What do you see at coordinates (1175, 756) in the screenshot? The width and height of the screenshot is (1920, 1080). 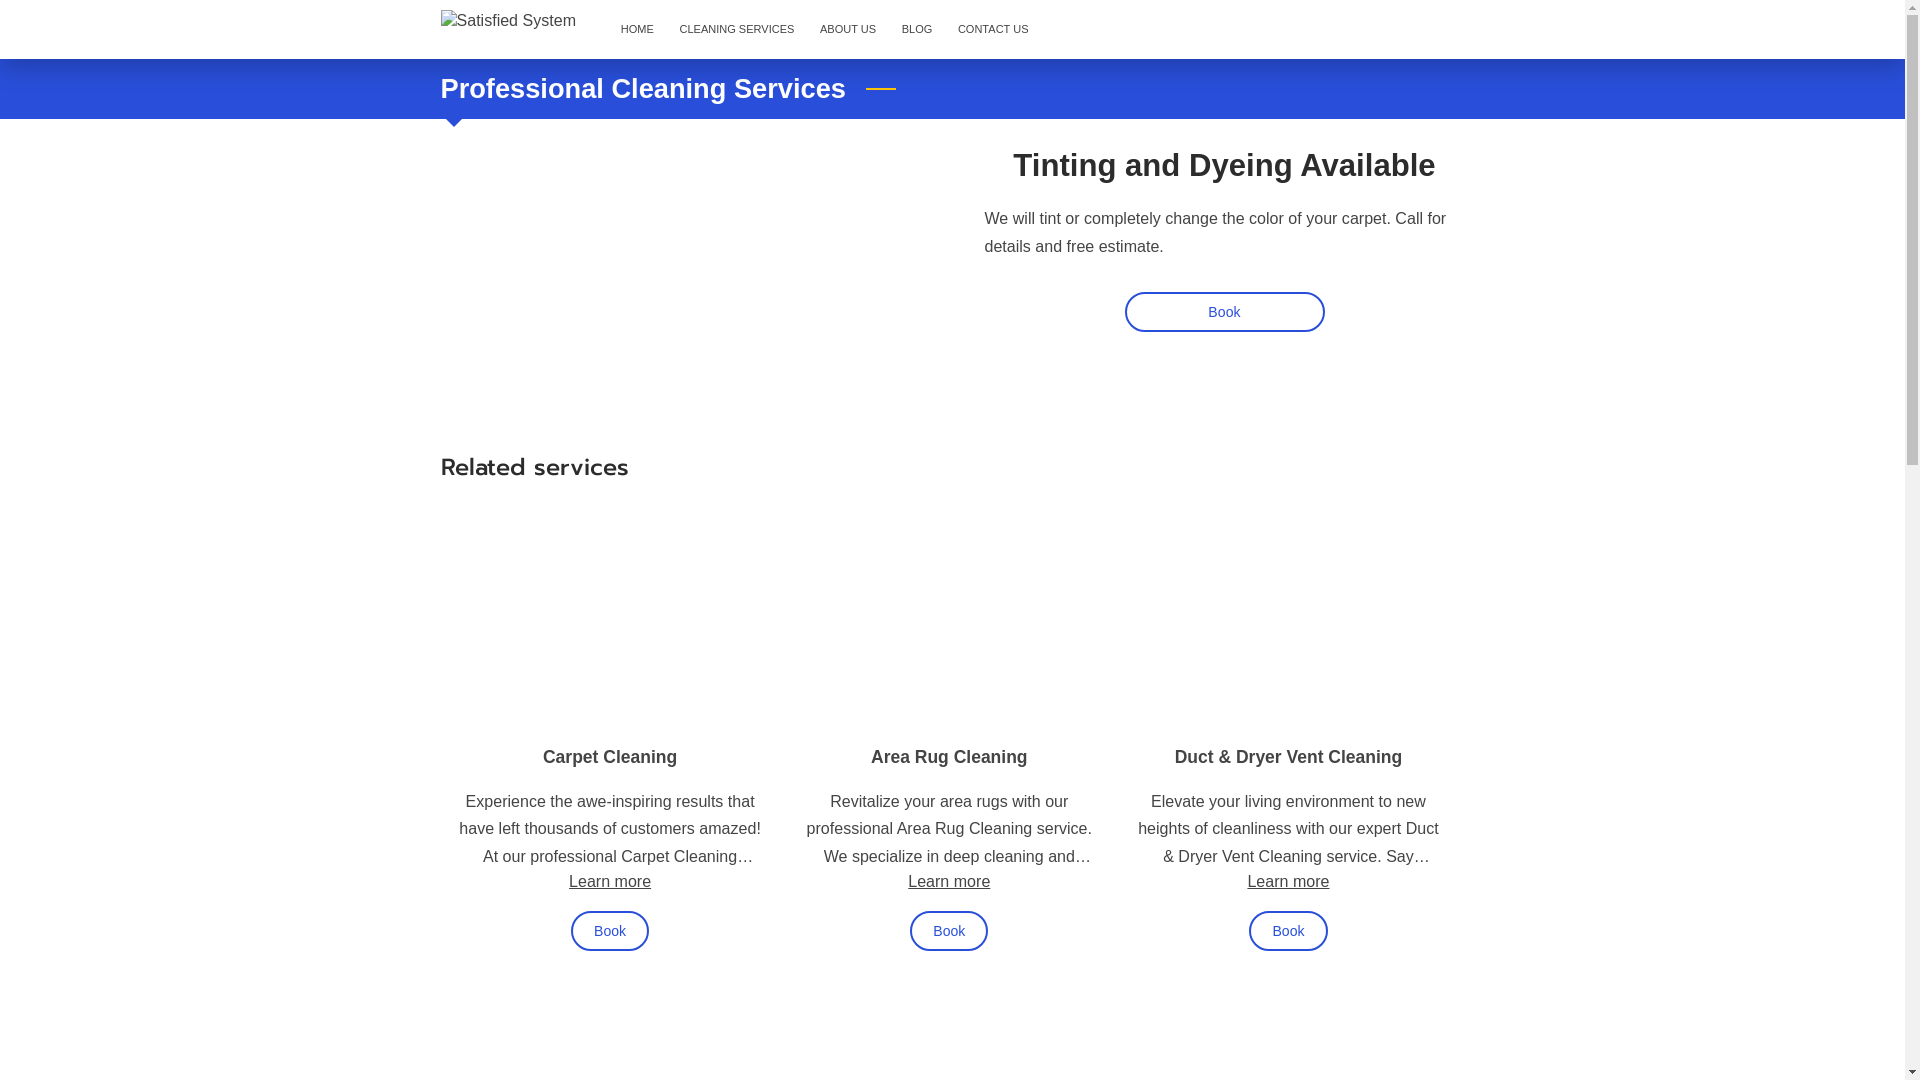 I see `'Duct & Dryer Vent Cleaning'` at bounding box center [1175, 756].